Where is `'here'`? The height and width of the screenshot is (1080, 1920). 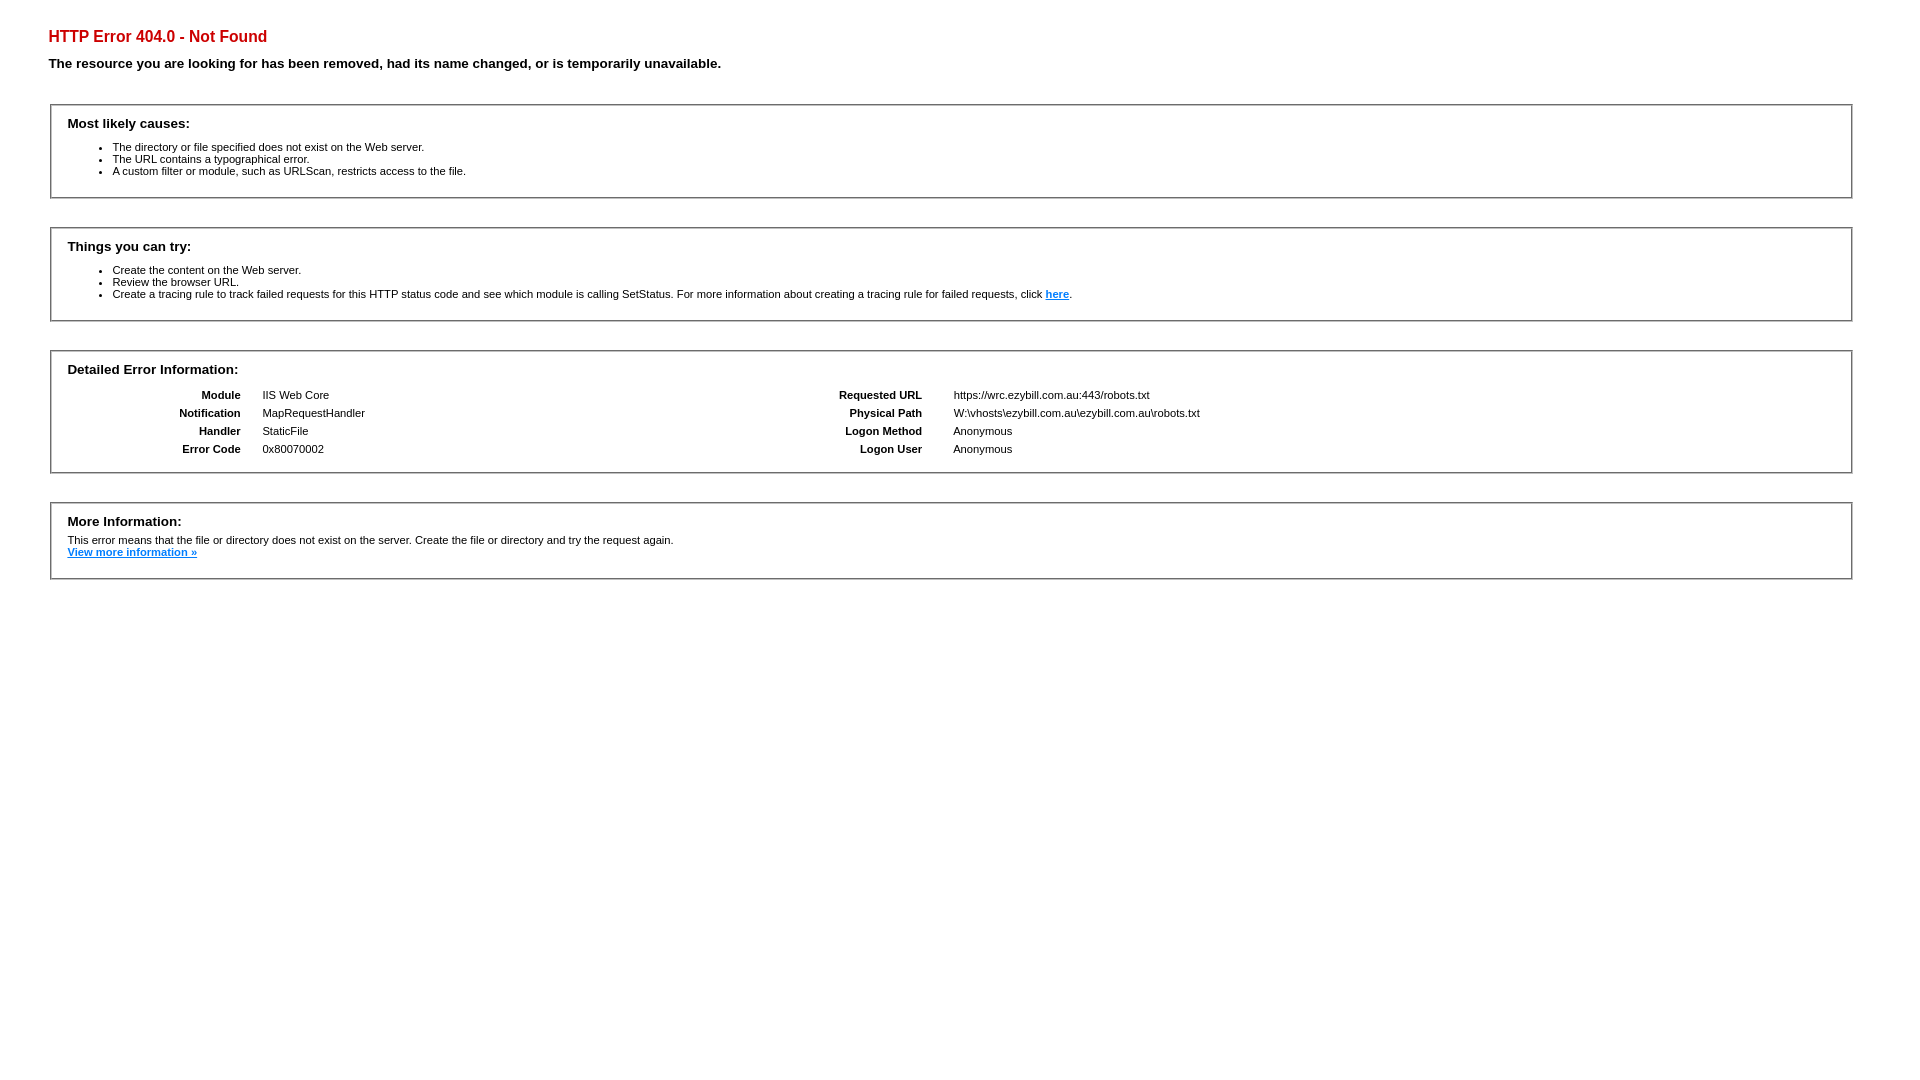 'here' is located at coordinates (1056, 293).